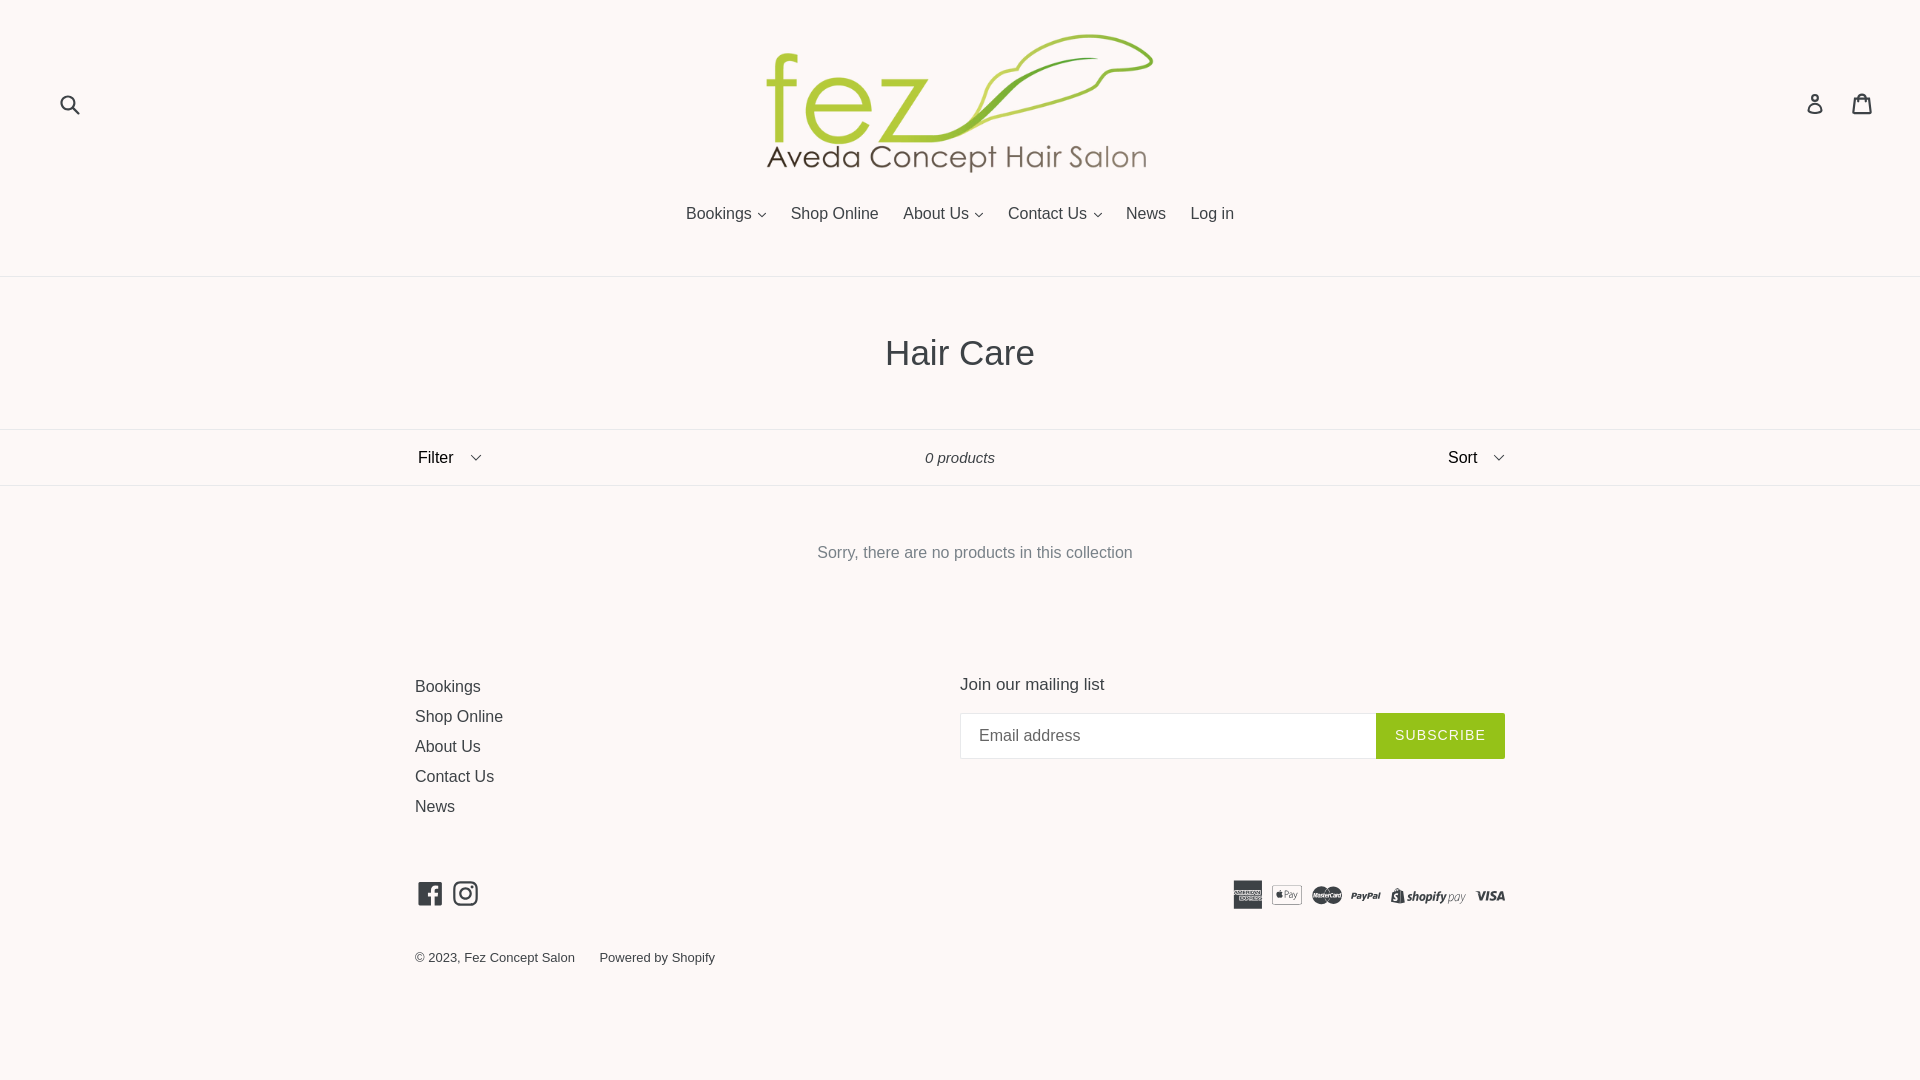 This screenshot has height=1080, width=1920. What do you see at coordinates (1440, 736) in the screenshot?
I see `'SUBSCRIBE'` at bounding box center [1440, 736].